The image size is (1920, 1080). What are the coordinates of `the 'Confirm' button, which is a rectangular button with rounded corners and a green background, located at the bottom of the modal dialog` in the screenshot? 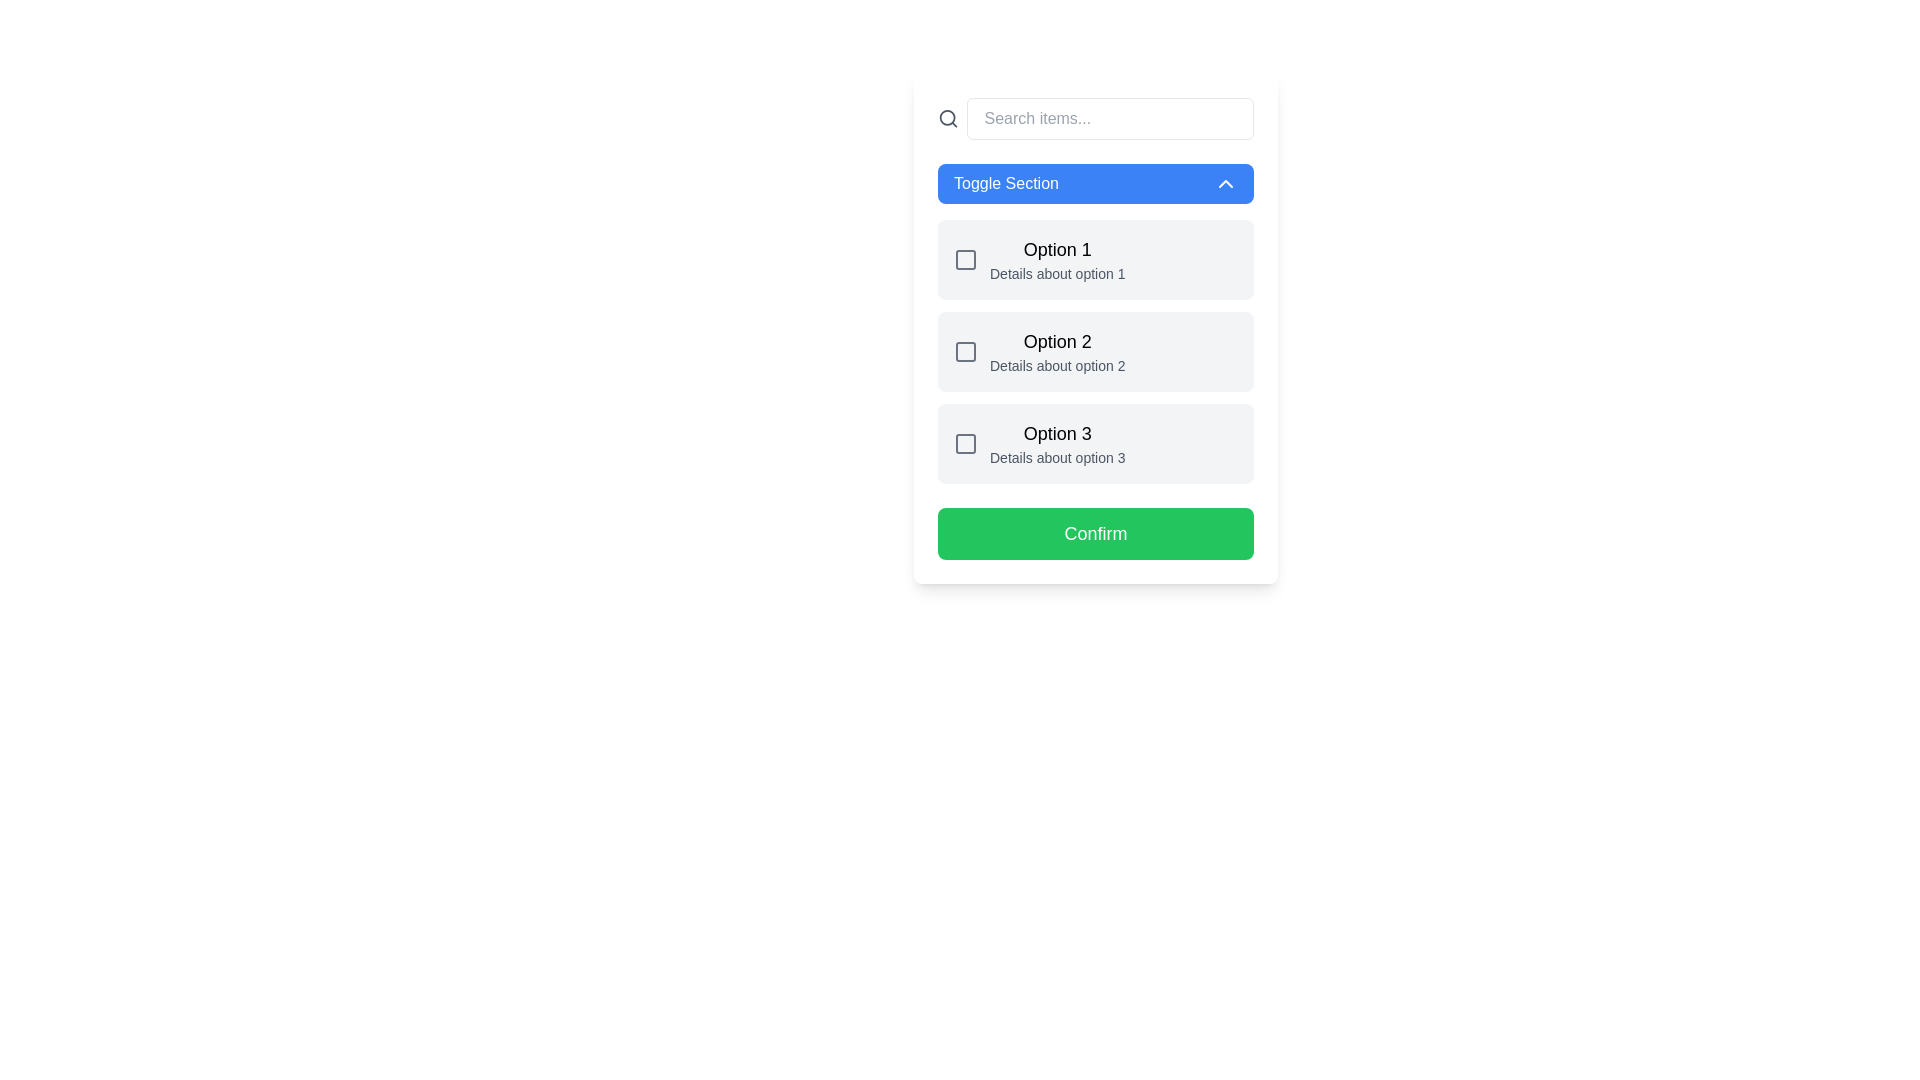 It's located at (1094, 532).